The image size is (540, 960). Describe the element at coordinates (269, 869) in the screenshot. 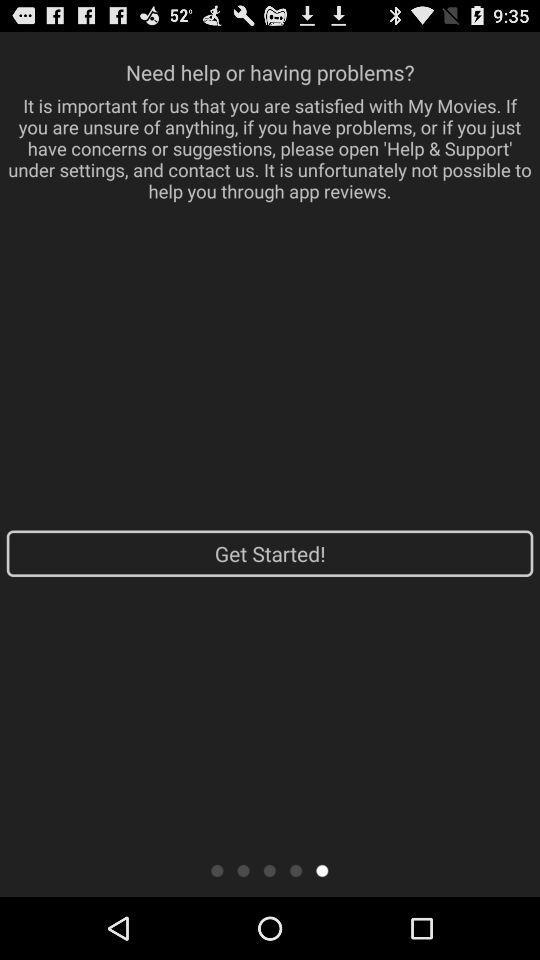

I see `slide button` at that location.